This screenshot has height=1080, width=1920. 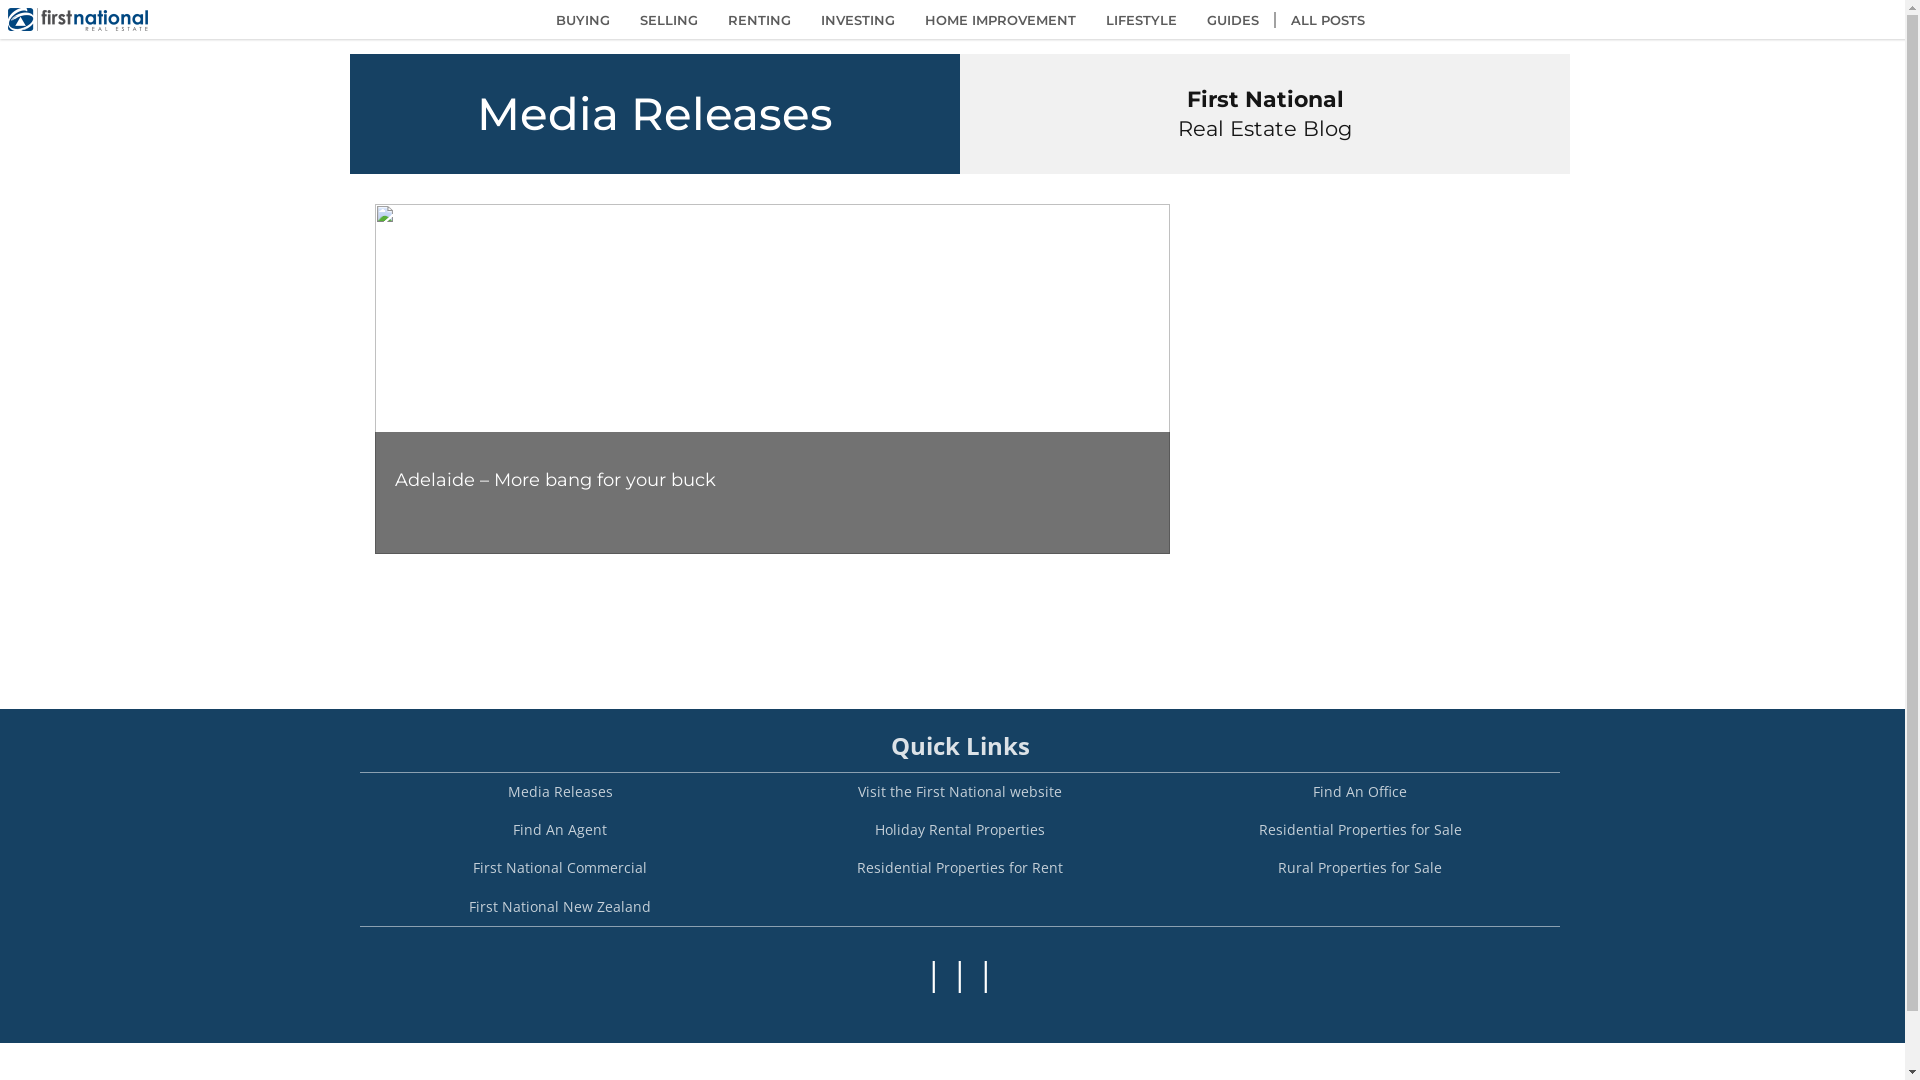 What do you see at coordinates (560, 829) in the screenshot?
I see `'Find An Agent'` at bounding box center [560, 829].